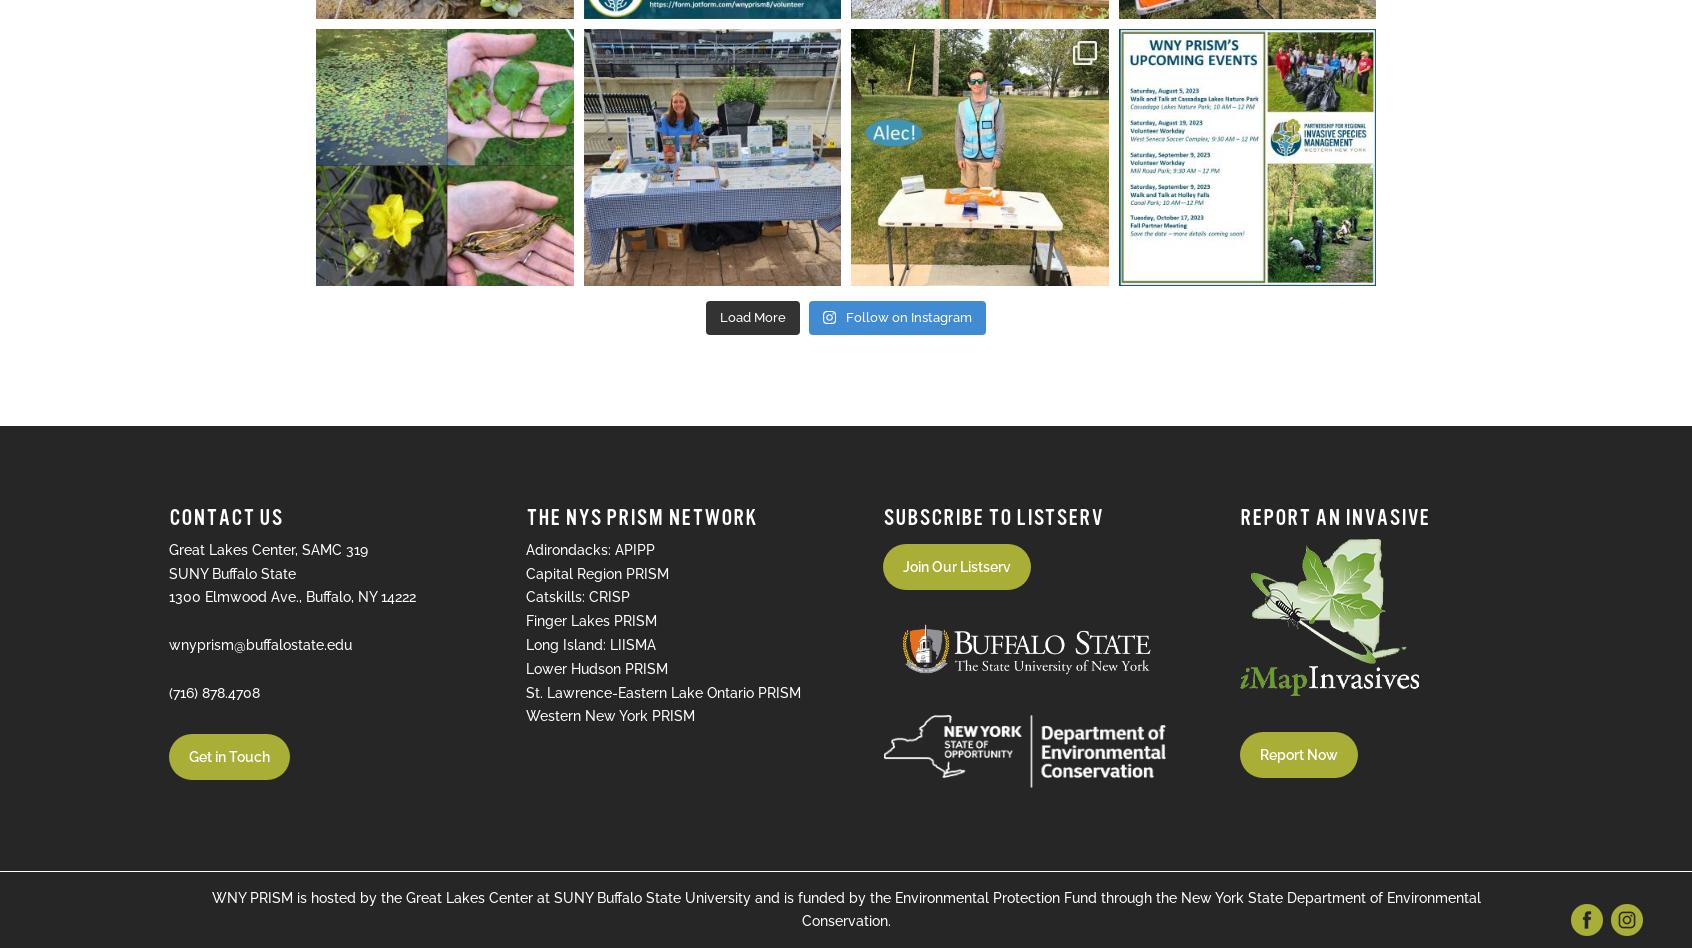 The width and height of the screenshot is (1692, 948). I want to click on 'SUNY Buffalo State', so click(232, 572).